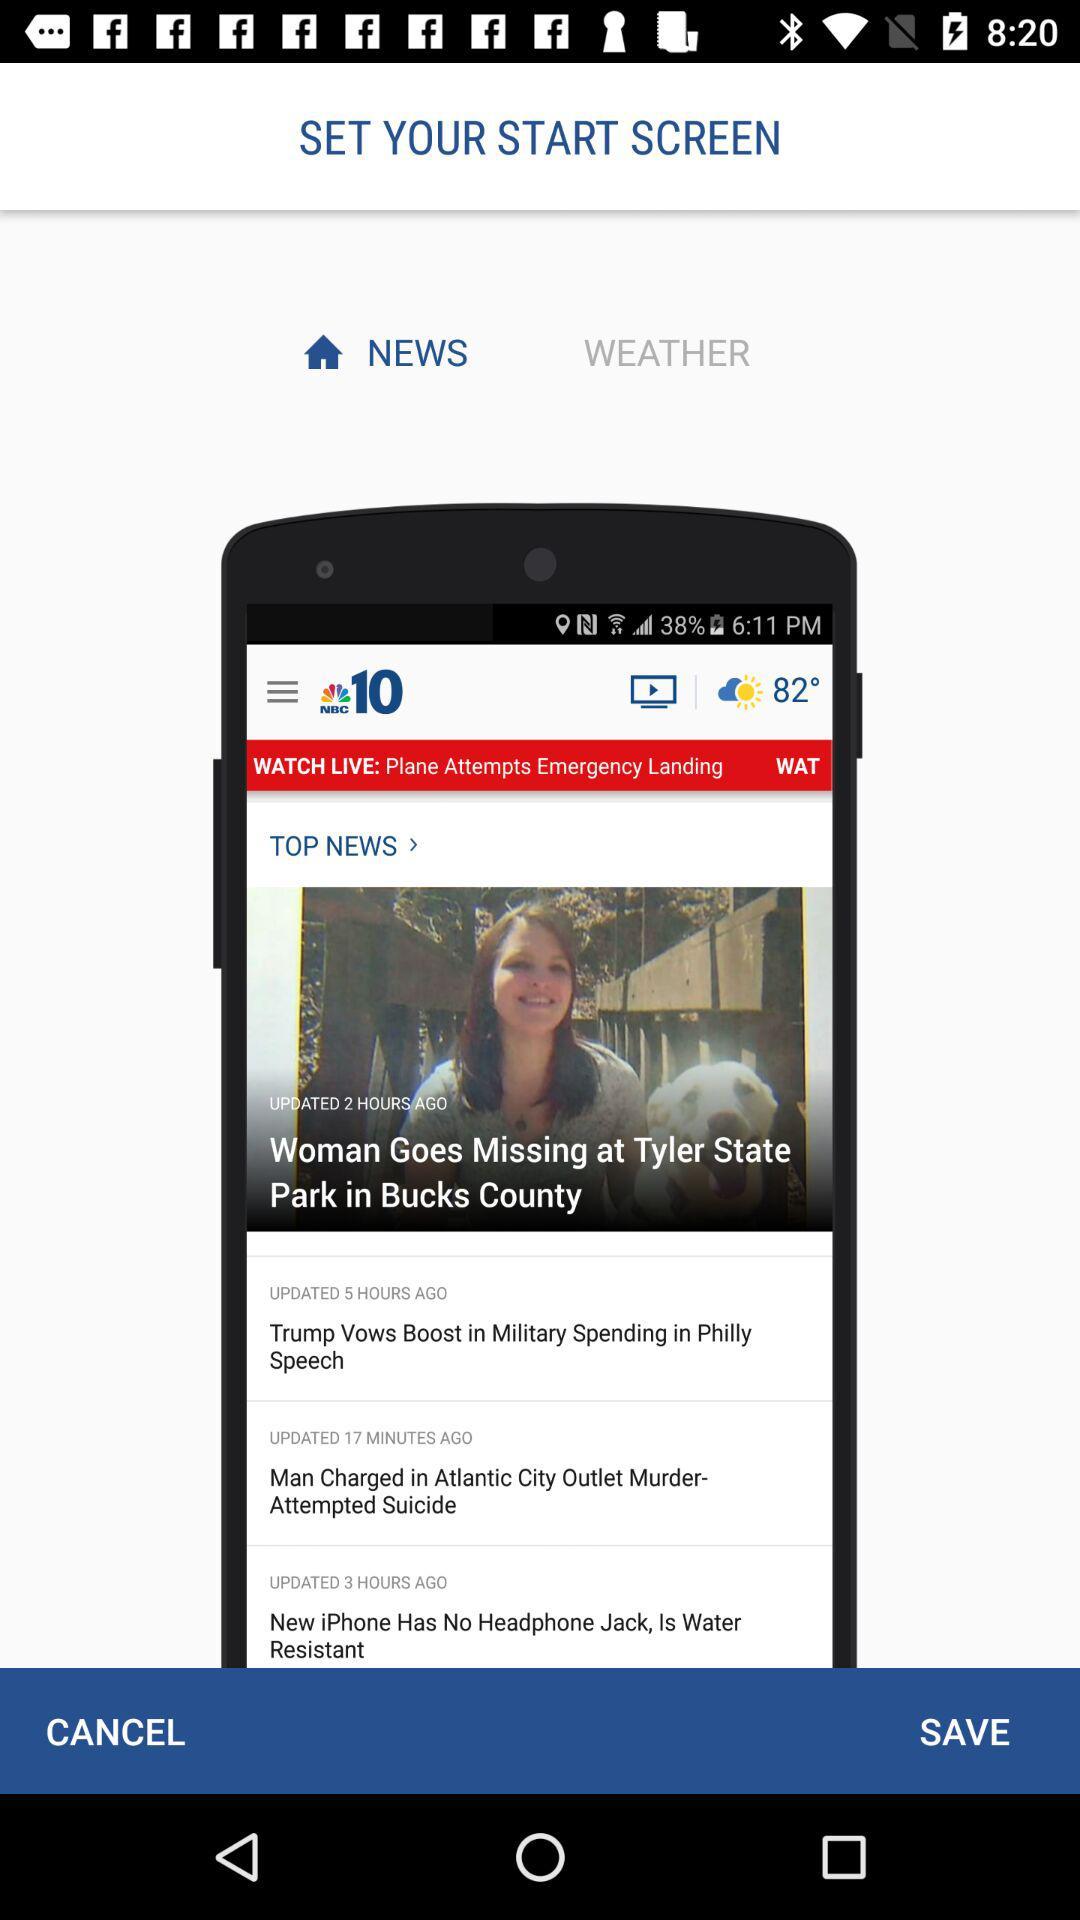 Image resolution: width=1080 pixels, height=1920 pixels. I want to click on item to the right of news icon, so click(661, 351).